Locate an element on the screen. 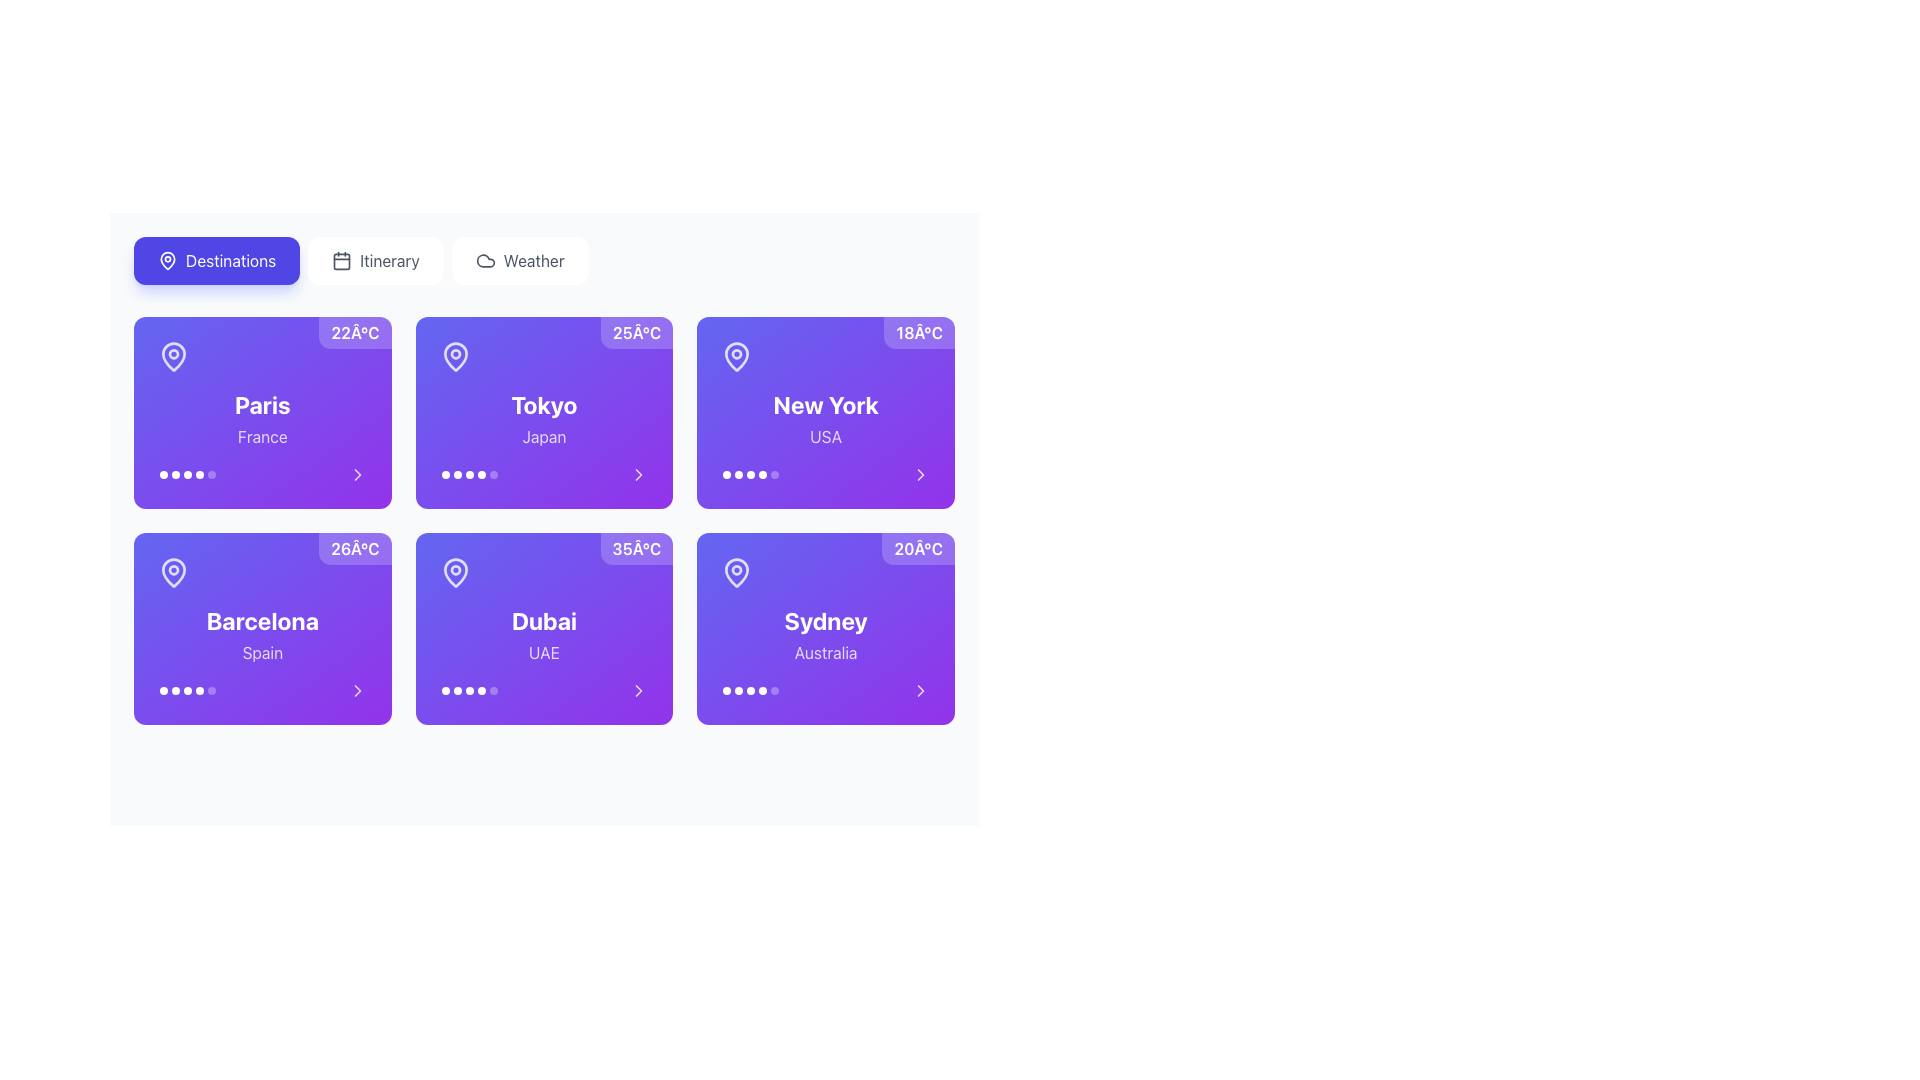 The width and height of the screenshot is (1920, 1080). the 'Weather' button, which is a horizontally-aligned button with rounded corners and a white background, displaying a cloud icon and gray text is located at coordinates (520, 260).